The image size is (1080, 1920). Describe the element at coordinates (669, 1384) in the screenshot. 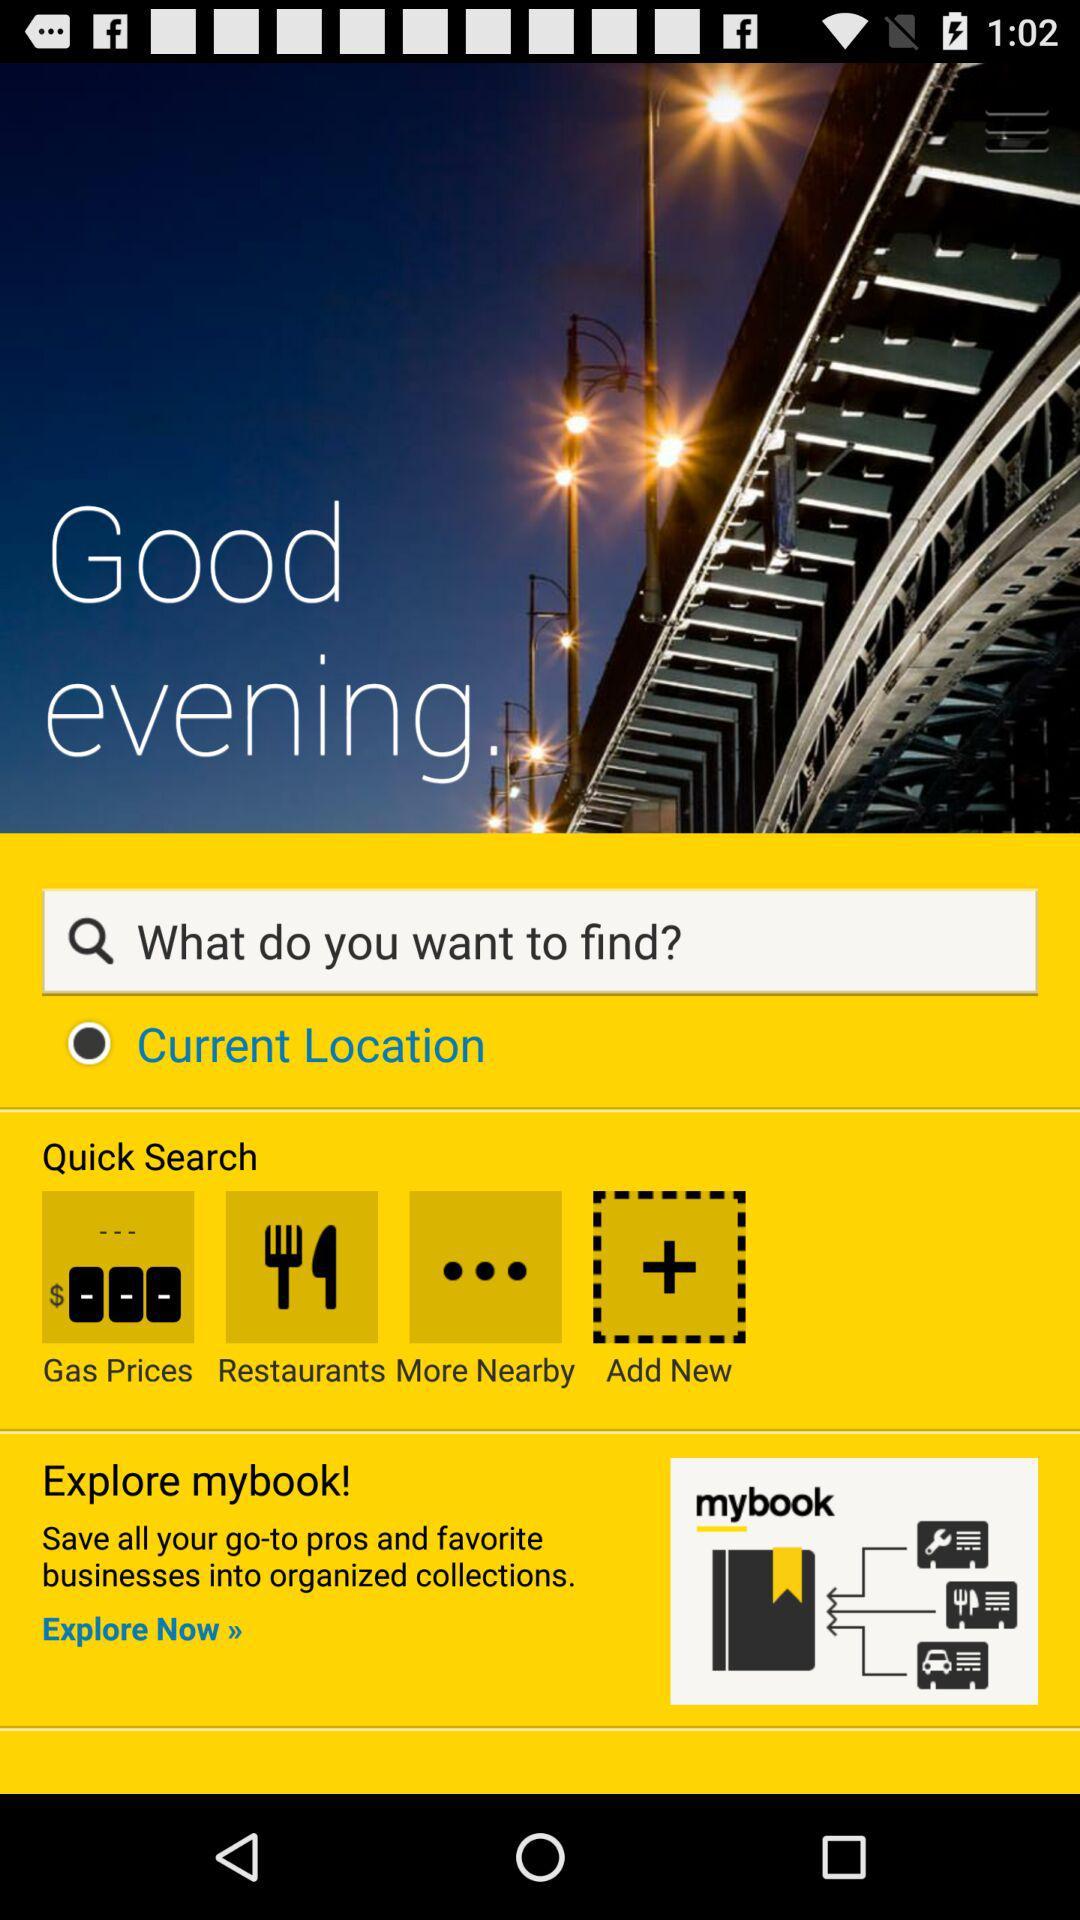

I see `the add icon` at that location.